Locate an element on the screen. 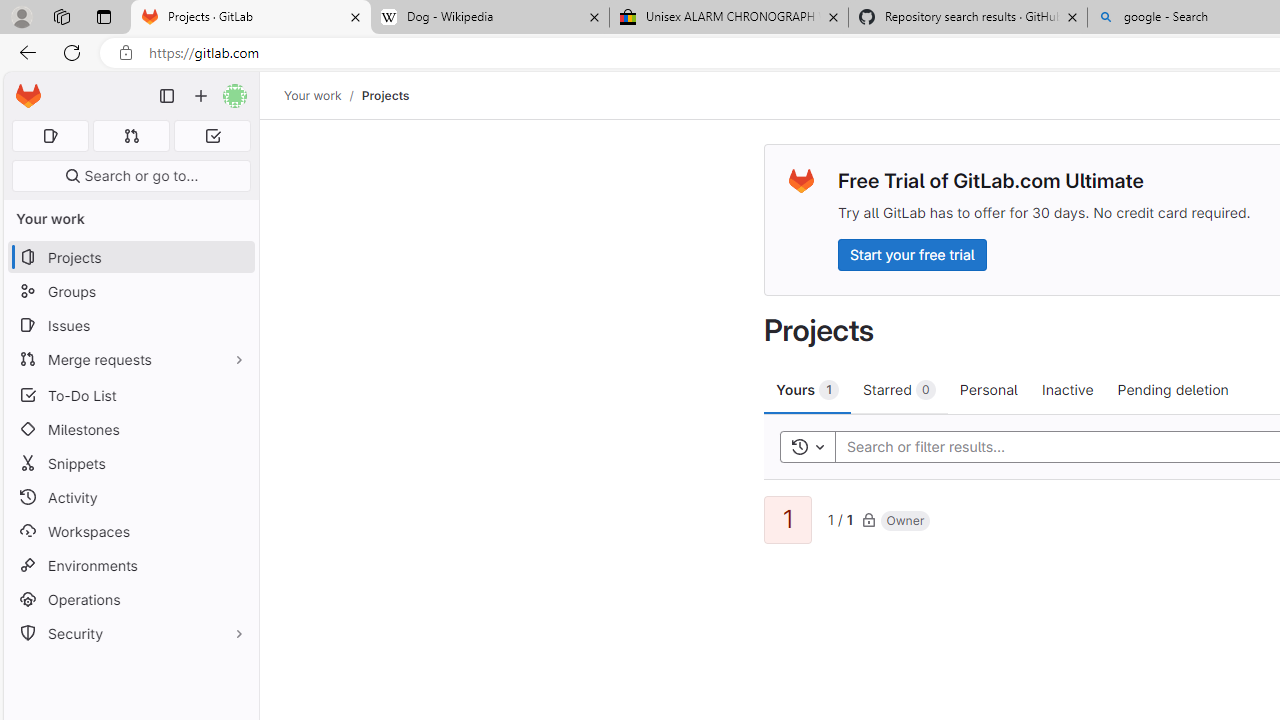 The height and width of the screenshot is (720, 1280). 'Merge requests' is located at coordinates (130, 358).